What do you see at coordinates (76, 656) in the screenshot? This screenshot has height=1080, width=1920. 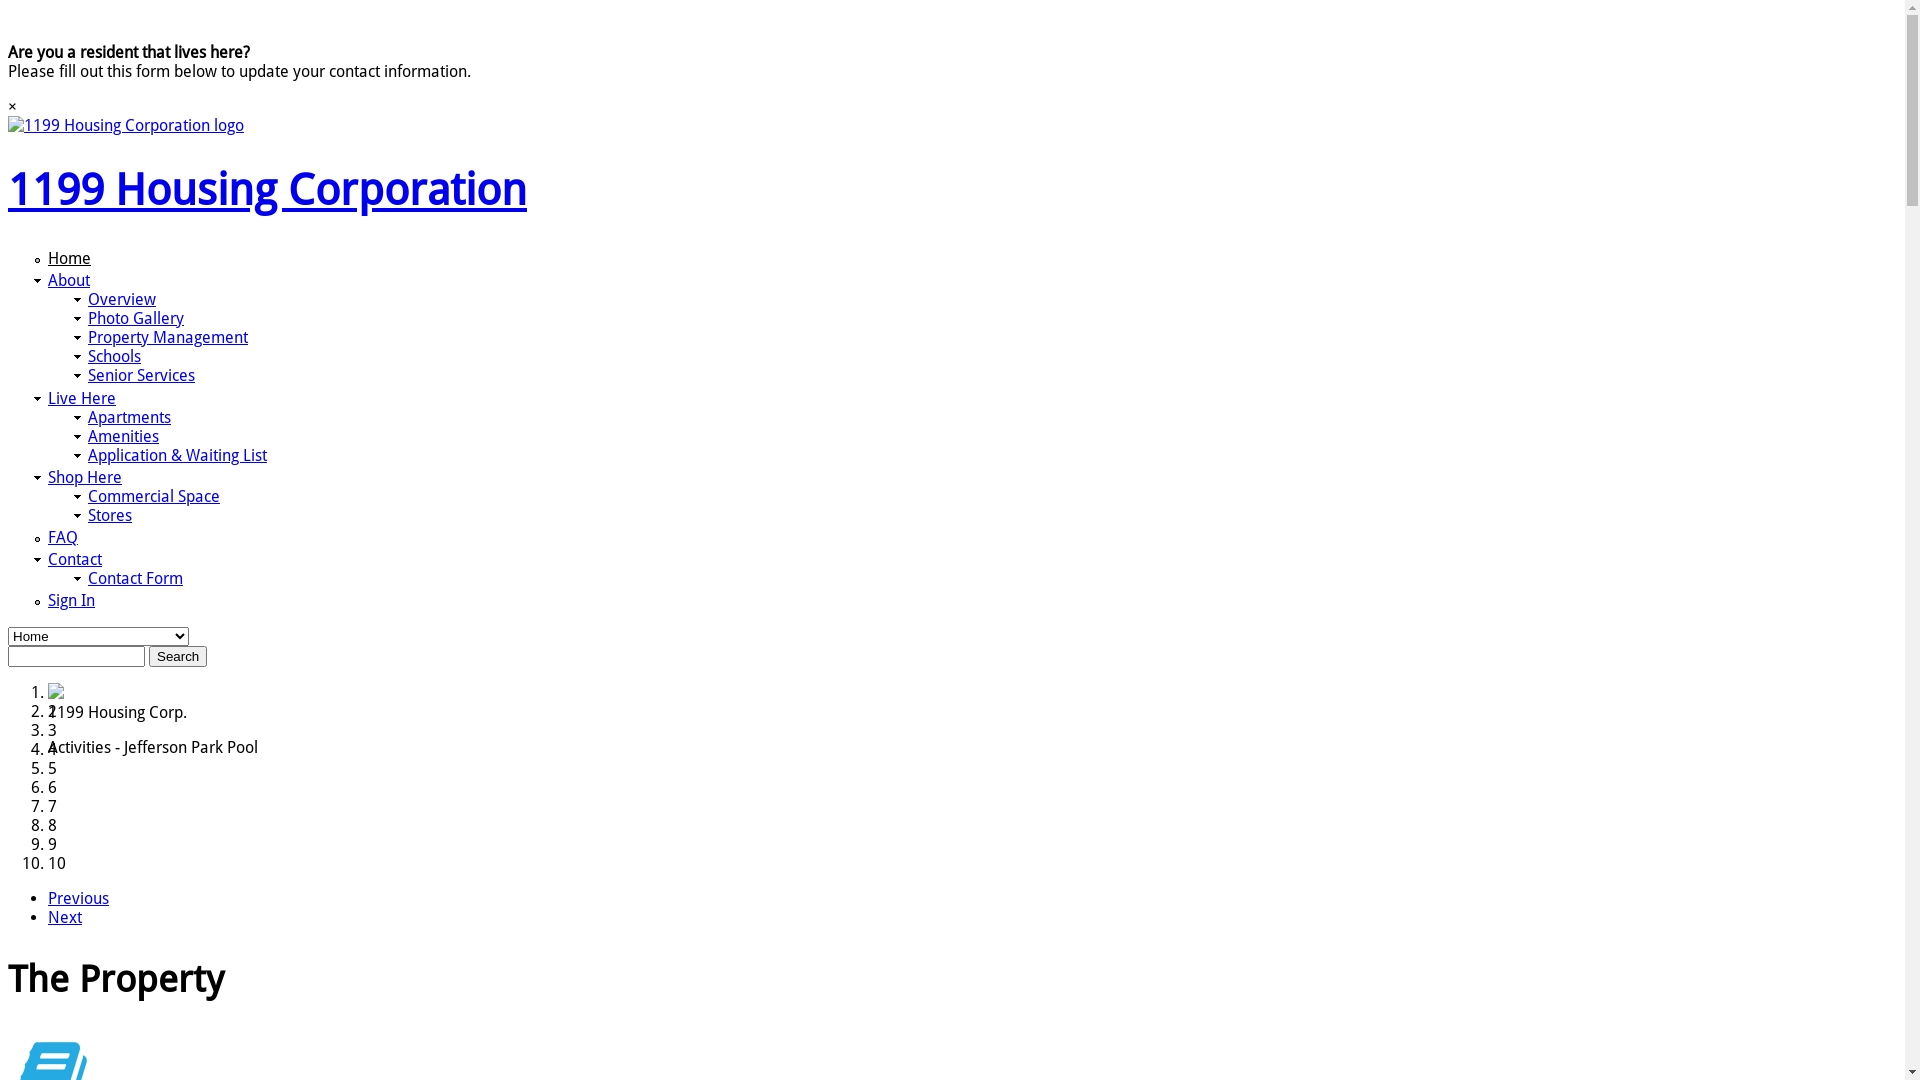 I see `'Enter the terms you wish to search for.'` at bounding box center [76, 656].